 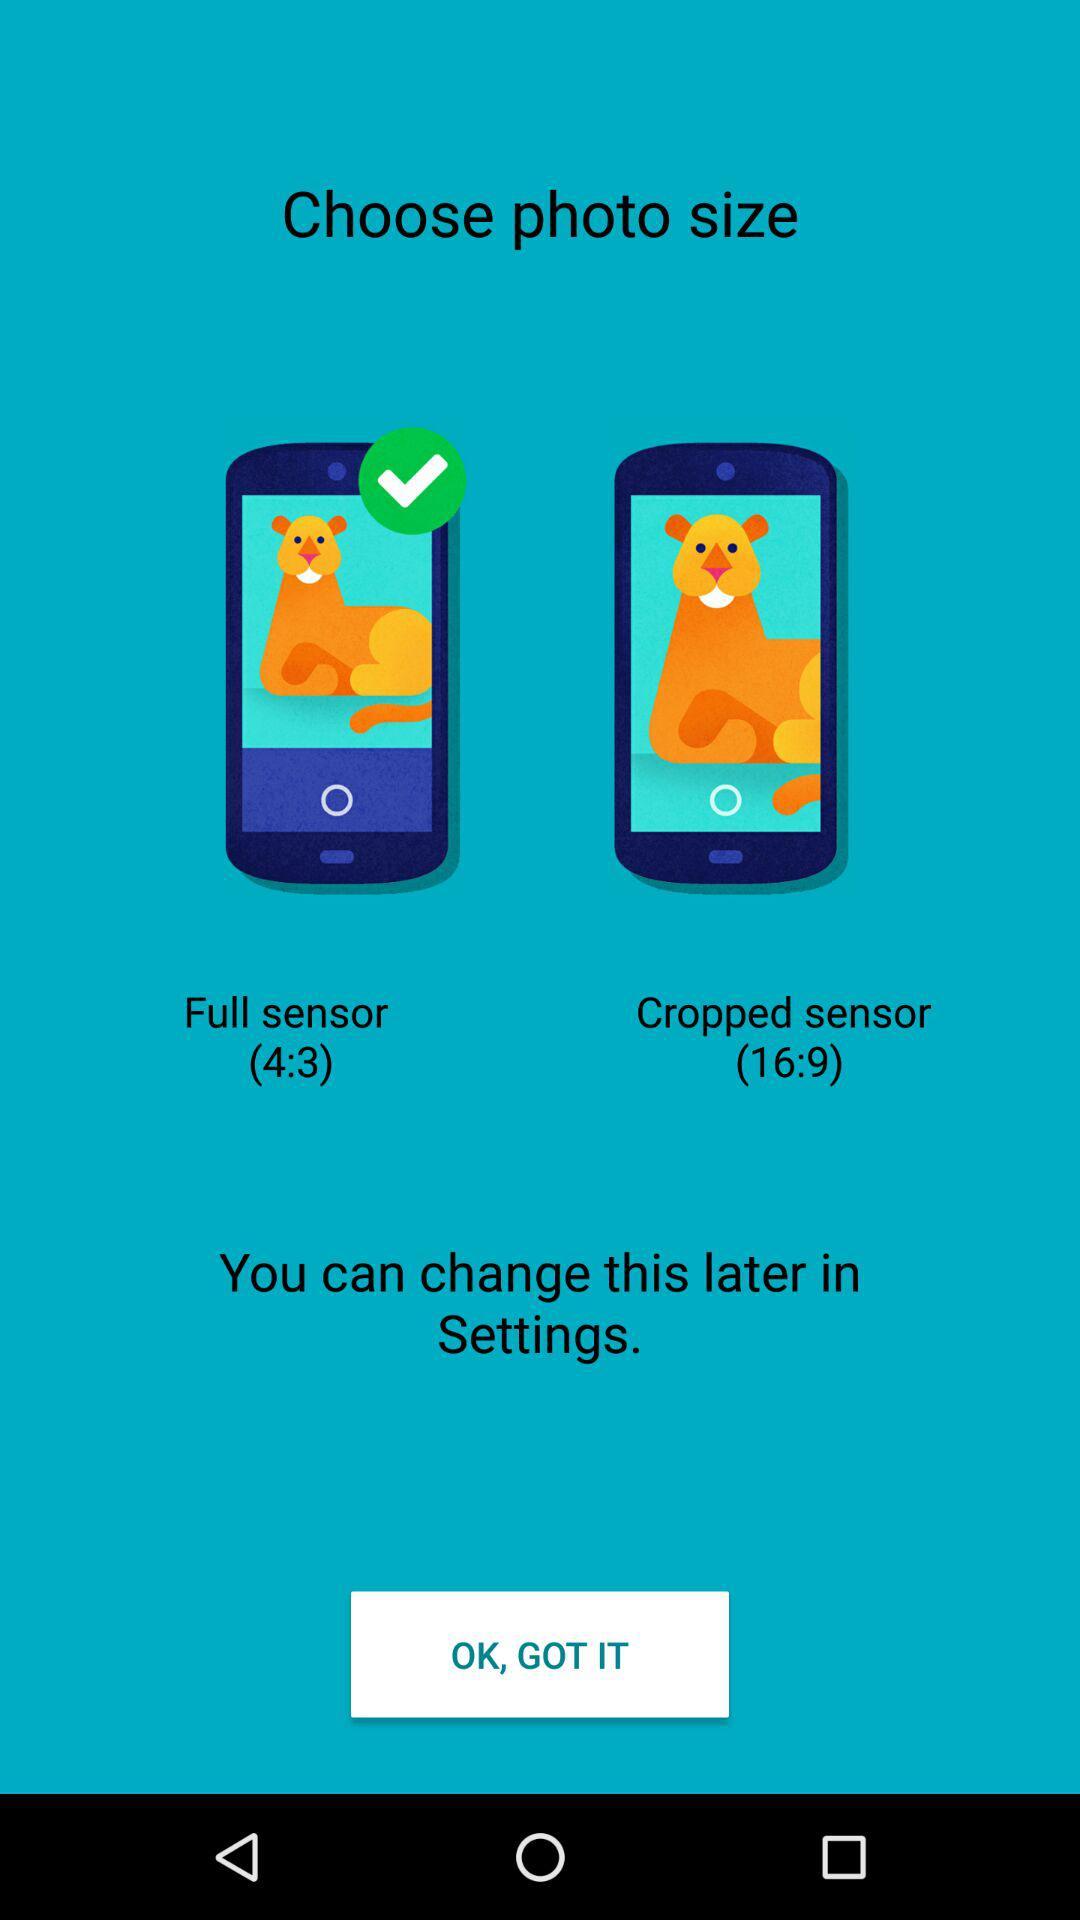 What do you see at coordinates (540, 1654) in the screenshot?
I see `the ok, got it item` at bounding box center [540, 1654].